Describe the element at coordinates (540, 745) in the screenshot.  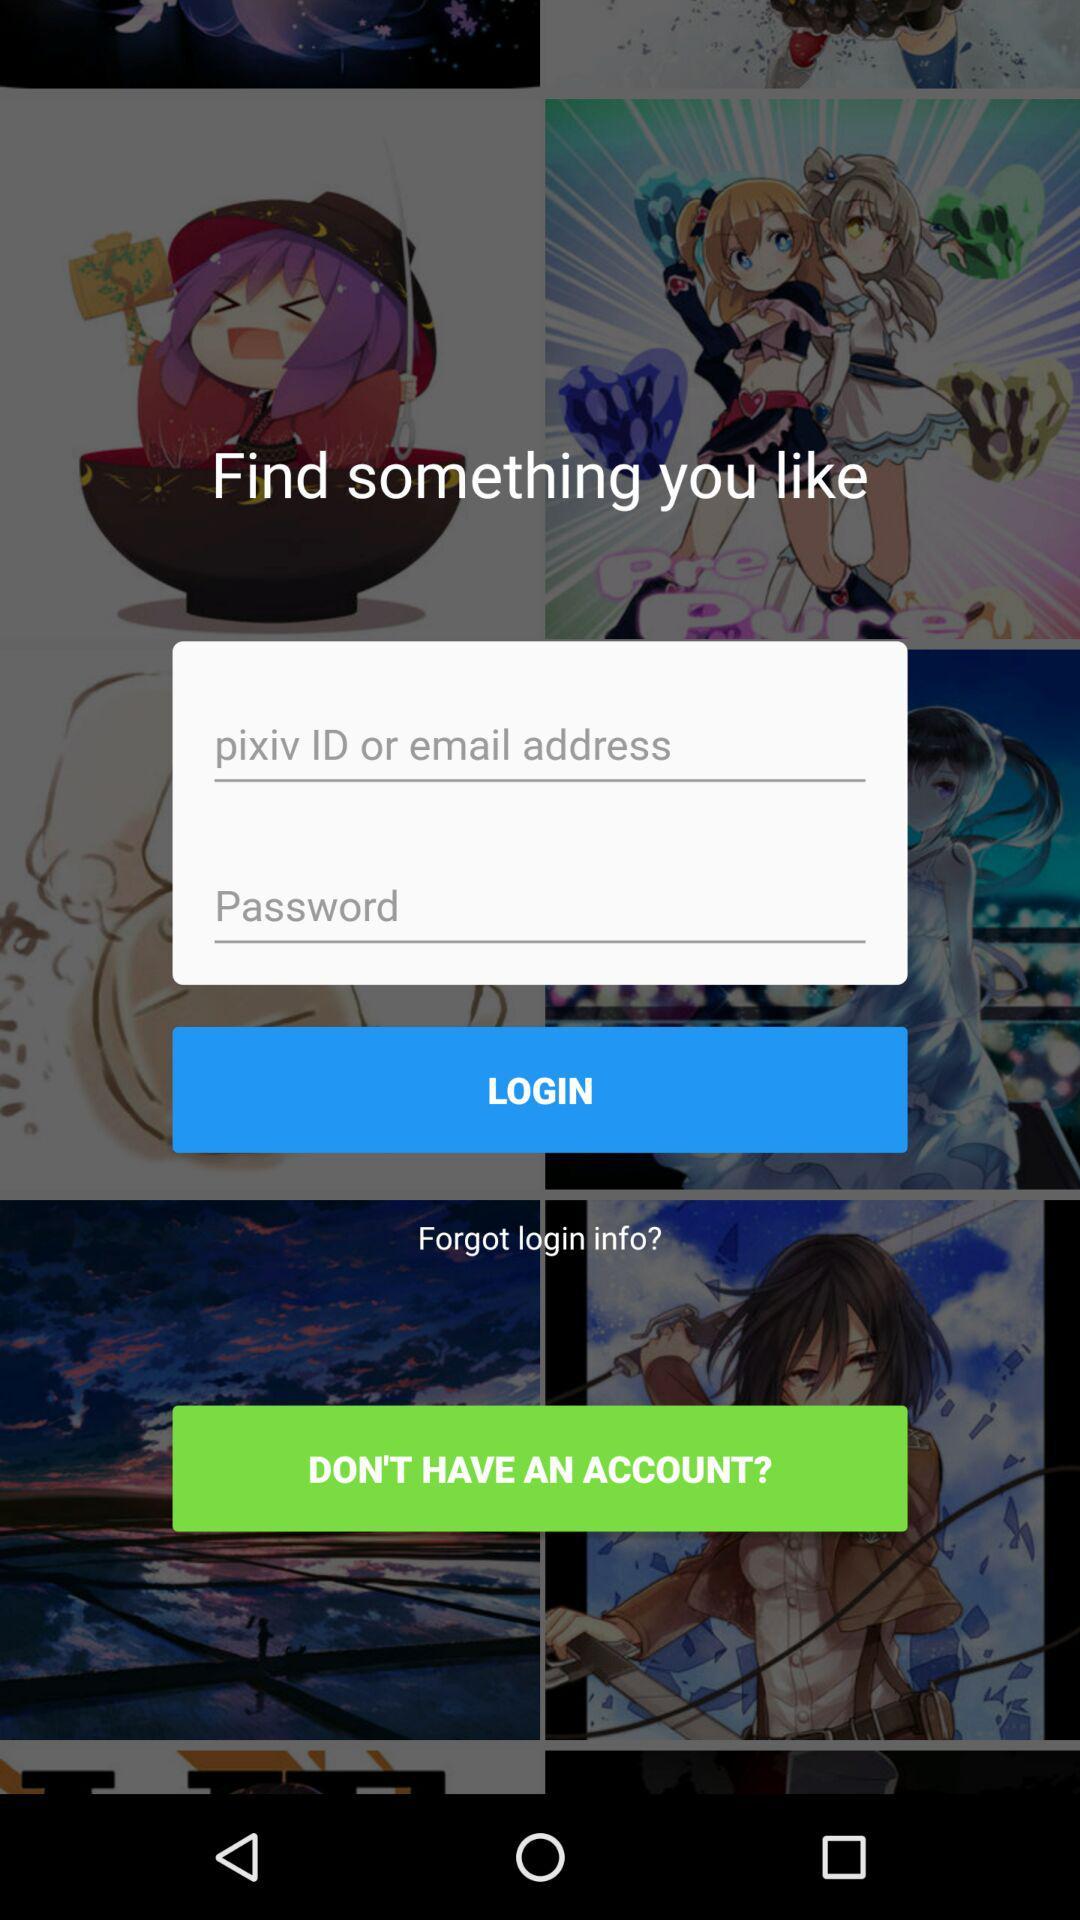
I see `email address or id` at that location.